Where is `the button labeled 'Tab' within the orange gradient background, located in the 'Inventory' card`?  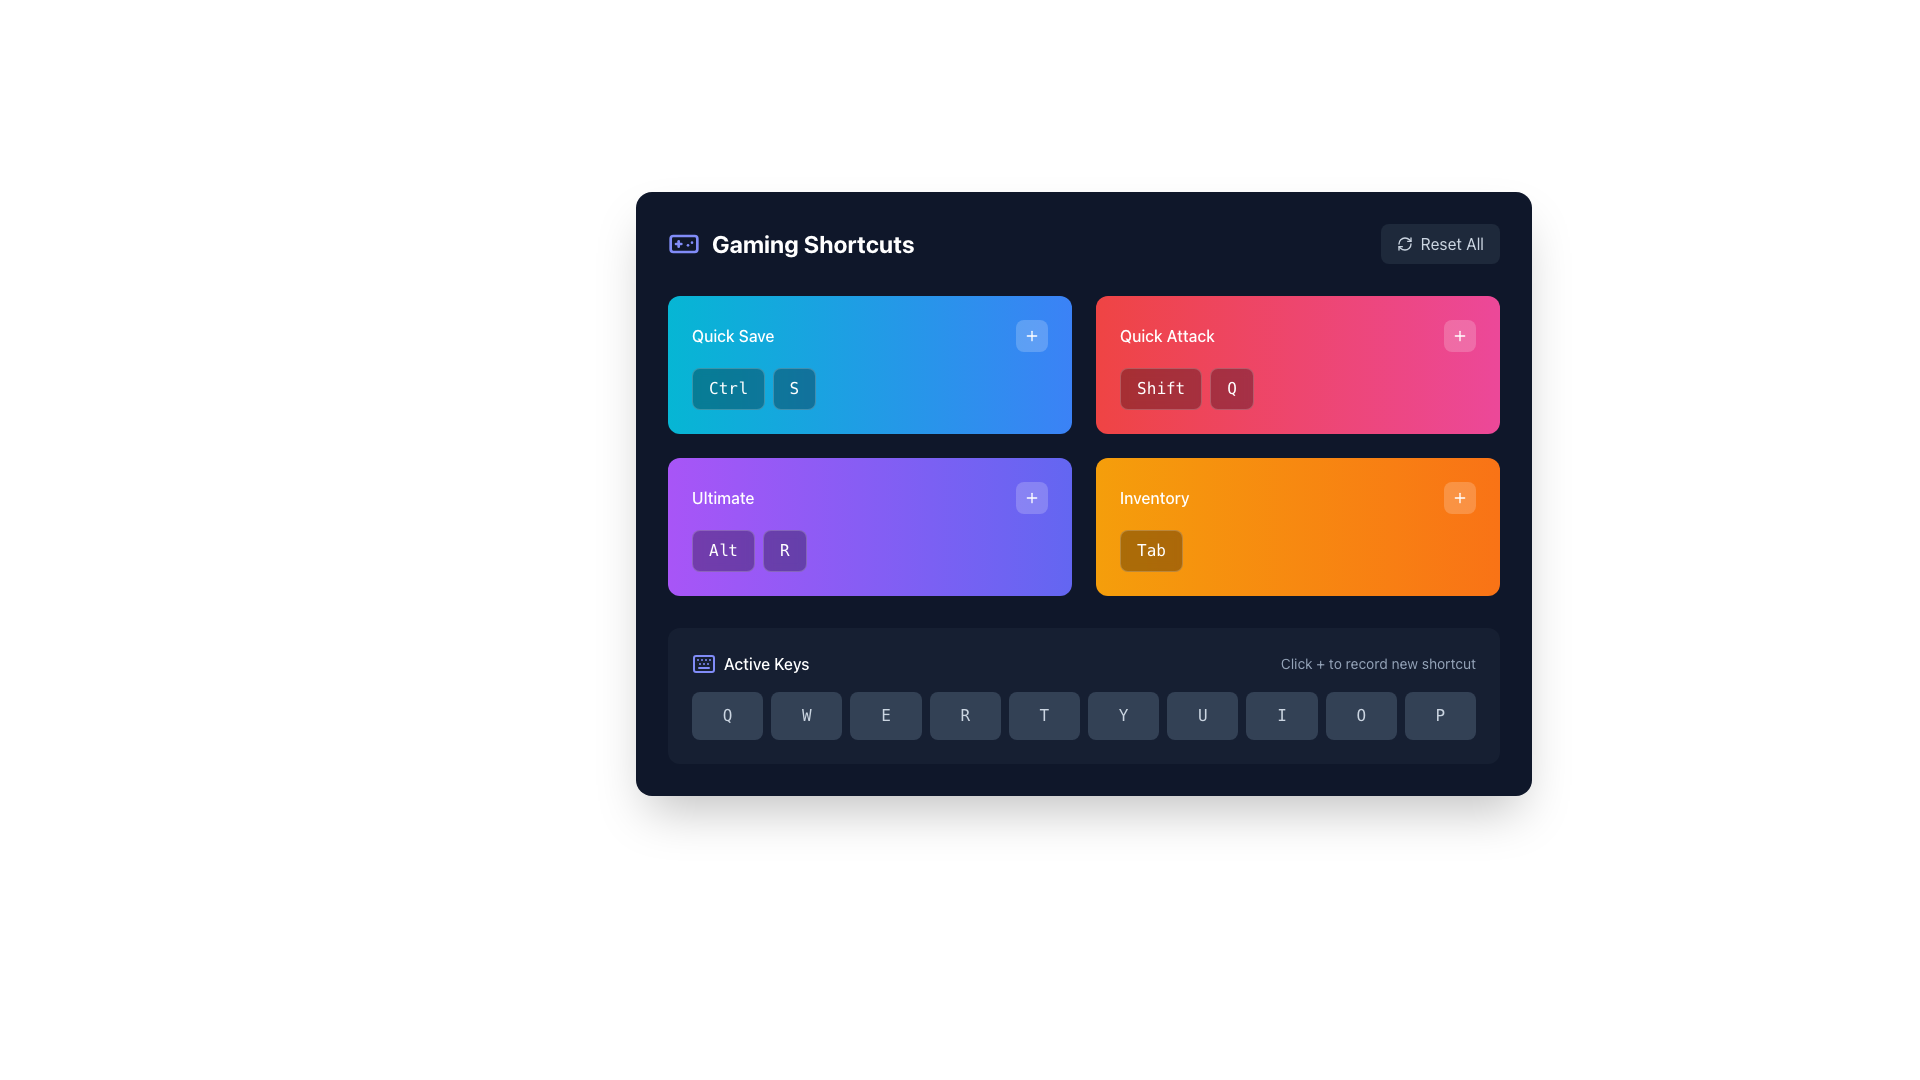 the button labeled 'Tab' within the orange gradient background, located in the 'Inventory' card is located at coordinates (1297, 551).